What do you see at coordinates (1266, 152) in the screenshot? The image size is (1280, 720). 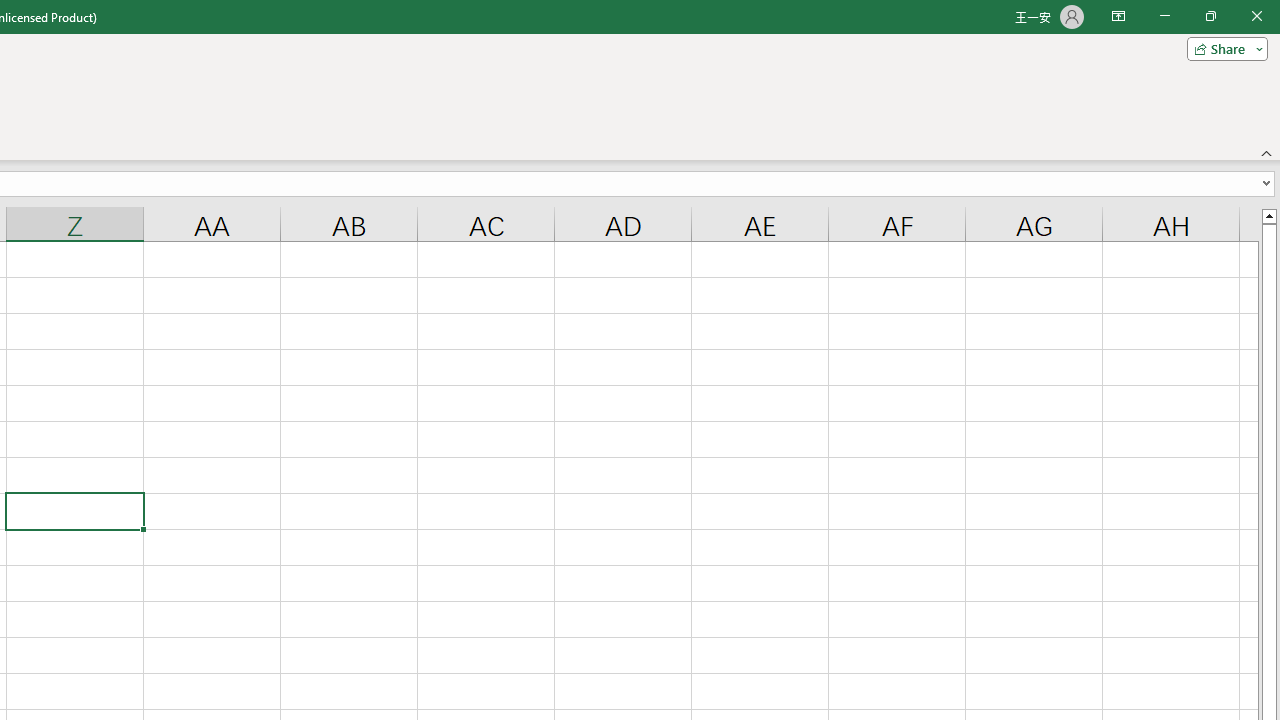 I see `'Collapse the Ribbon'` at bounding box center [1266, 152].